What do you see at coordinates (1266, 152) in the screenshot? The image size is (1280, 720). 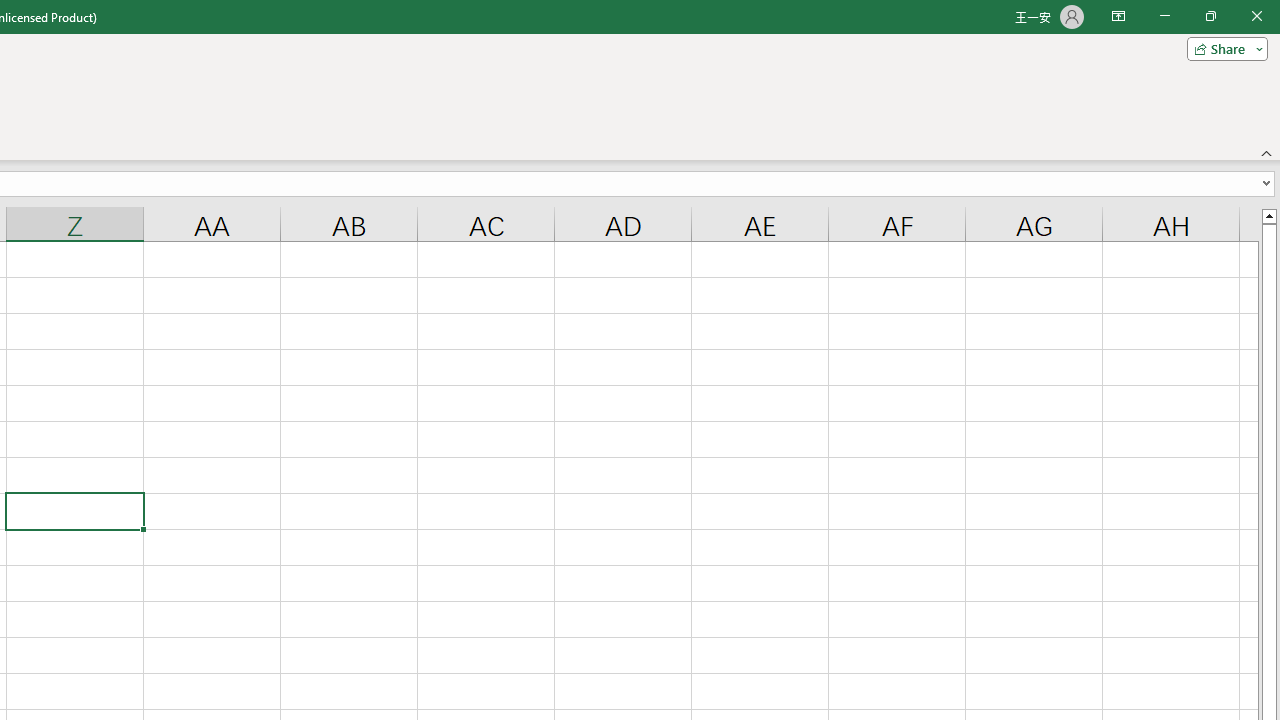 I see `'Collapse the Ribbon'` at bounding box center [1266, 152].